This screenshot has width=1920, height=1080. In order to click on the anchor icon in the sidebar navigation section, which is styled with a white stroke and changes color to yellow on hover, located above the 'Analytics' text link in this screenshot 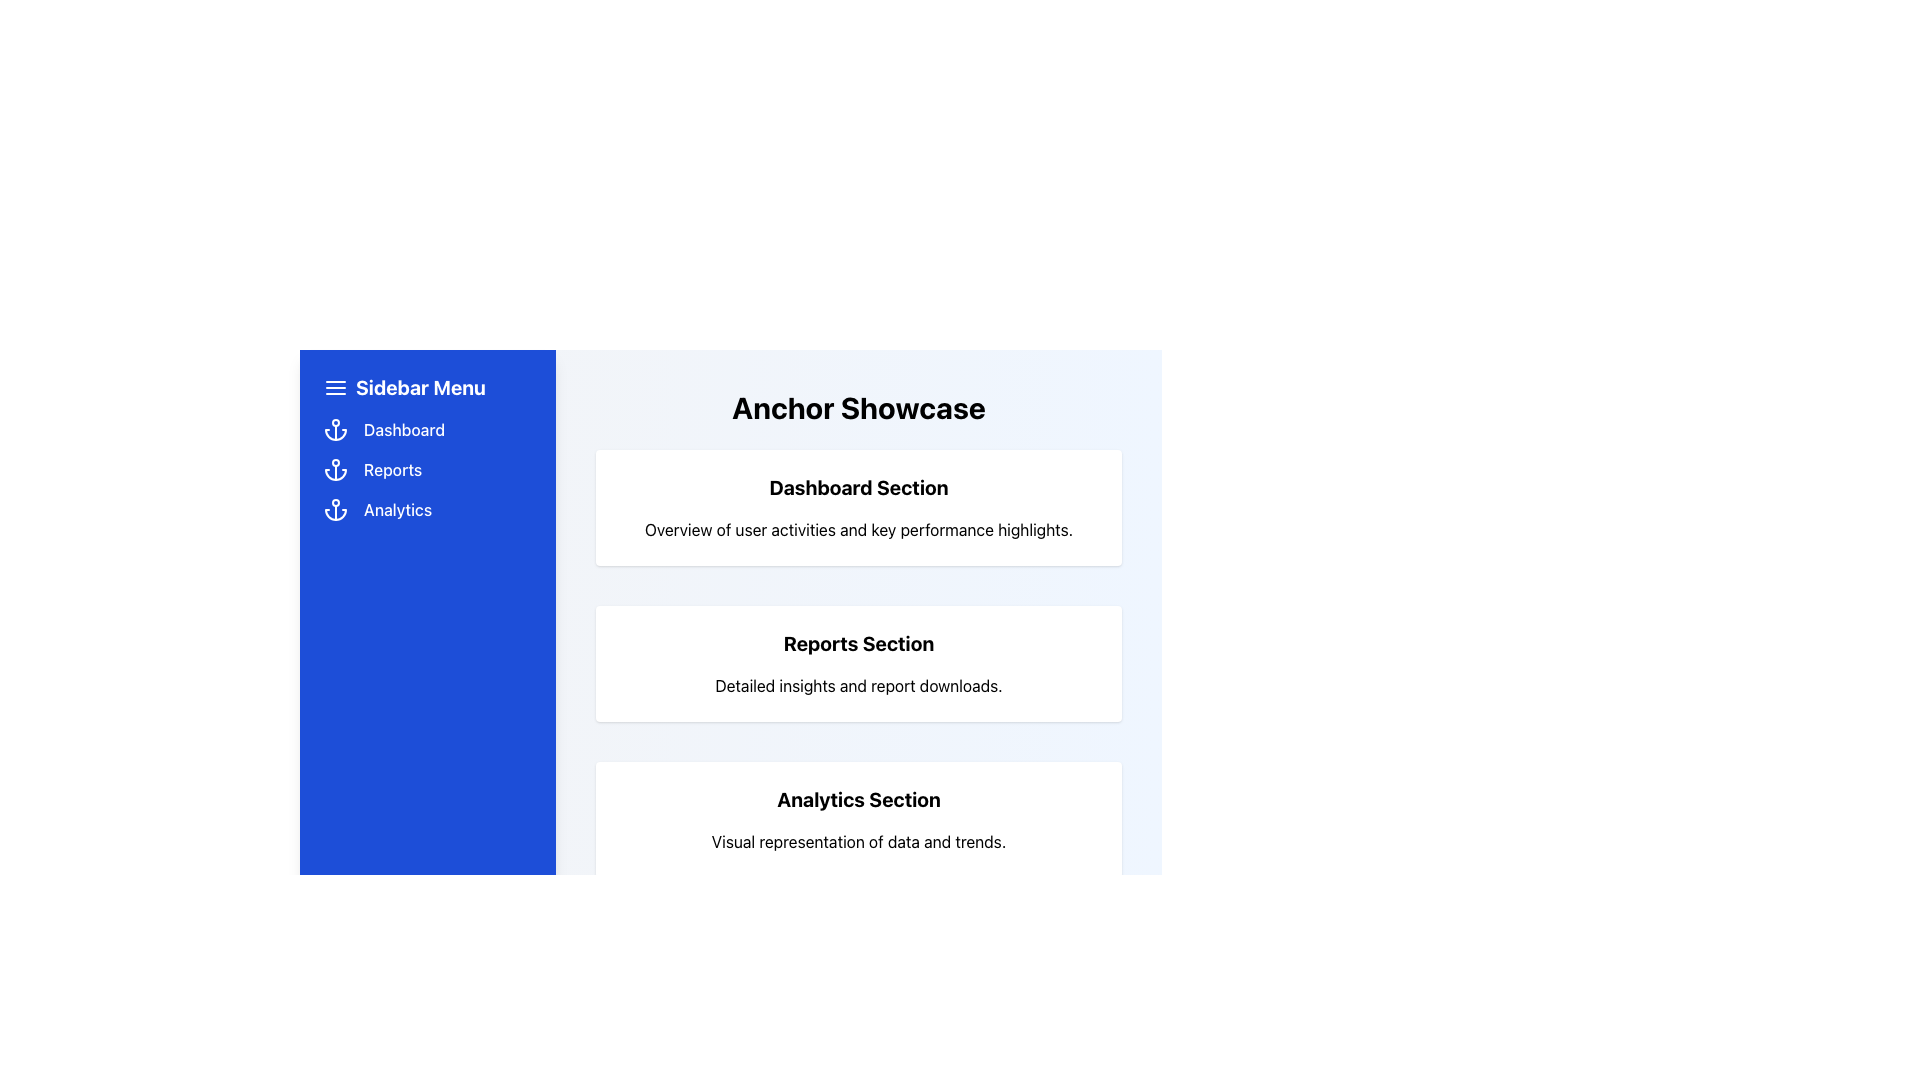, I will do `click(336, 508)`.